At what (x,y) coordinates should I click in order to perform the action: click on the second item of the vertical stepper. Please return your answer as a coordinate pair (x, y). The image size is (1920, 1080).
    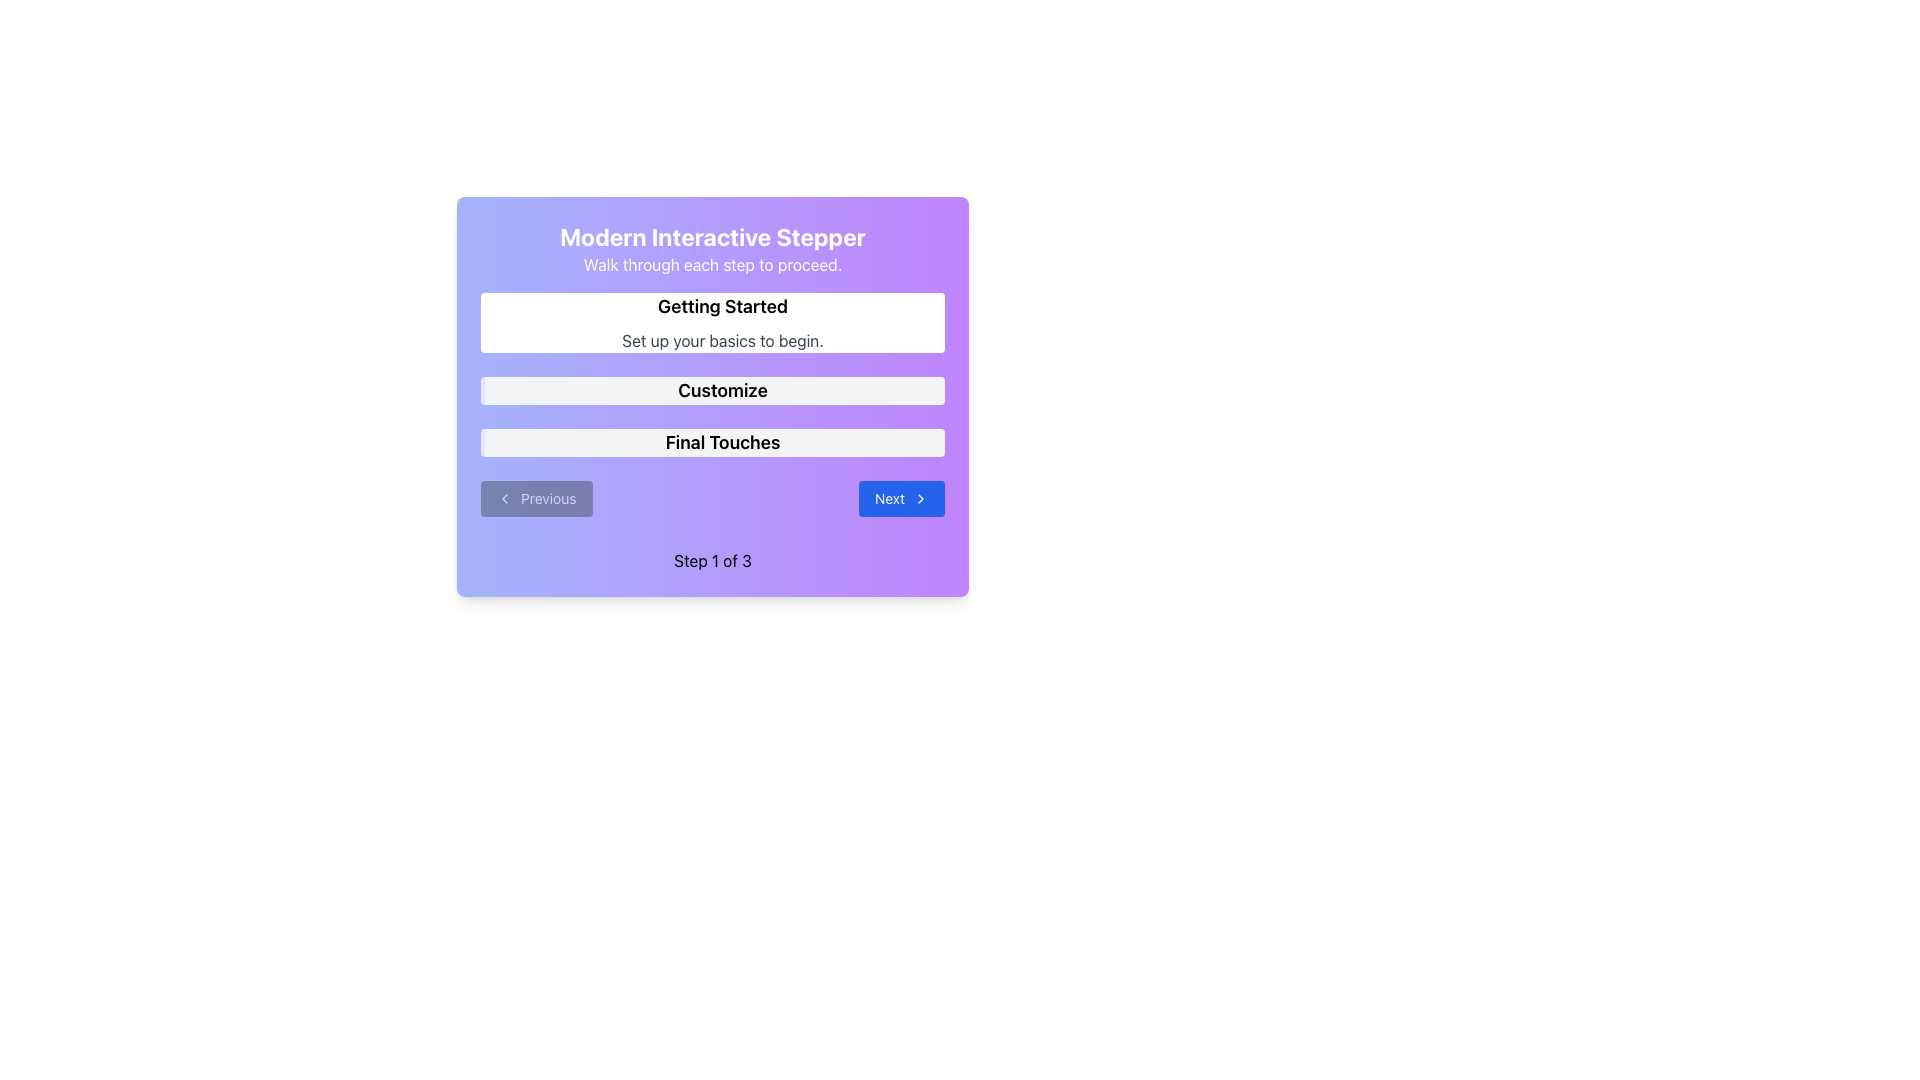
    Looking at the image, I should click on (713, 374).